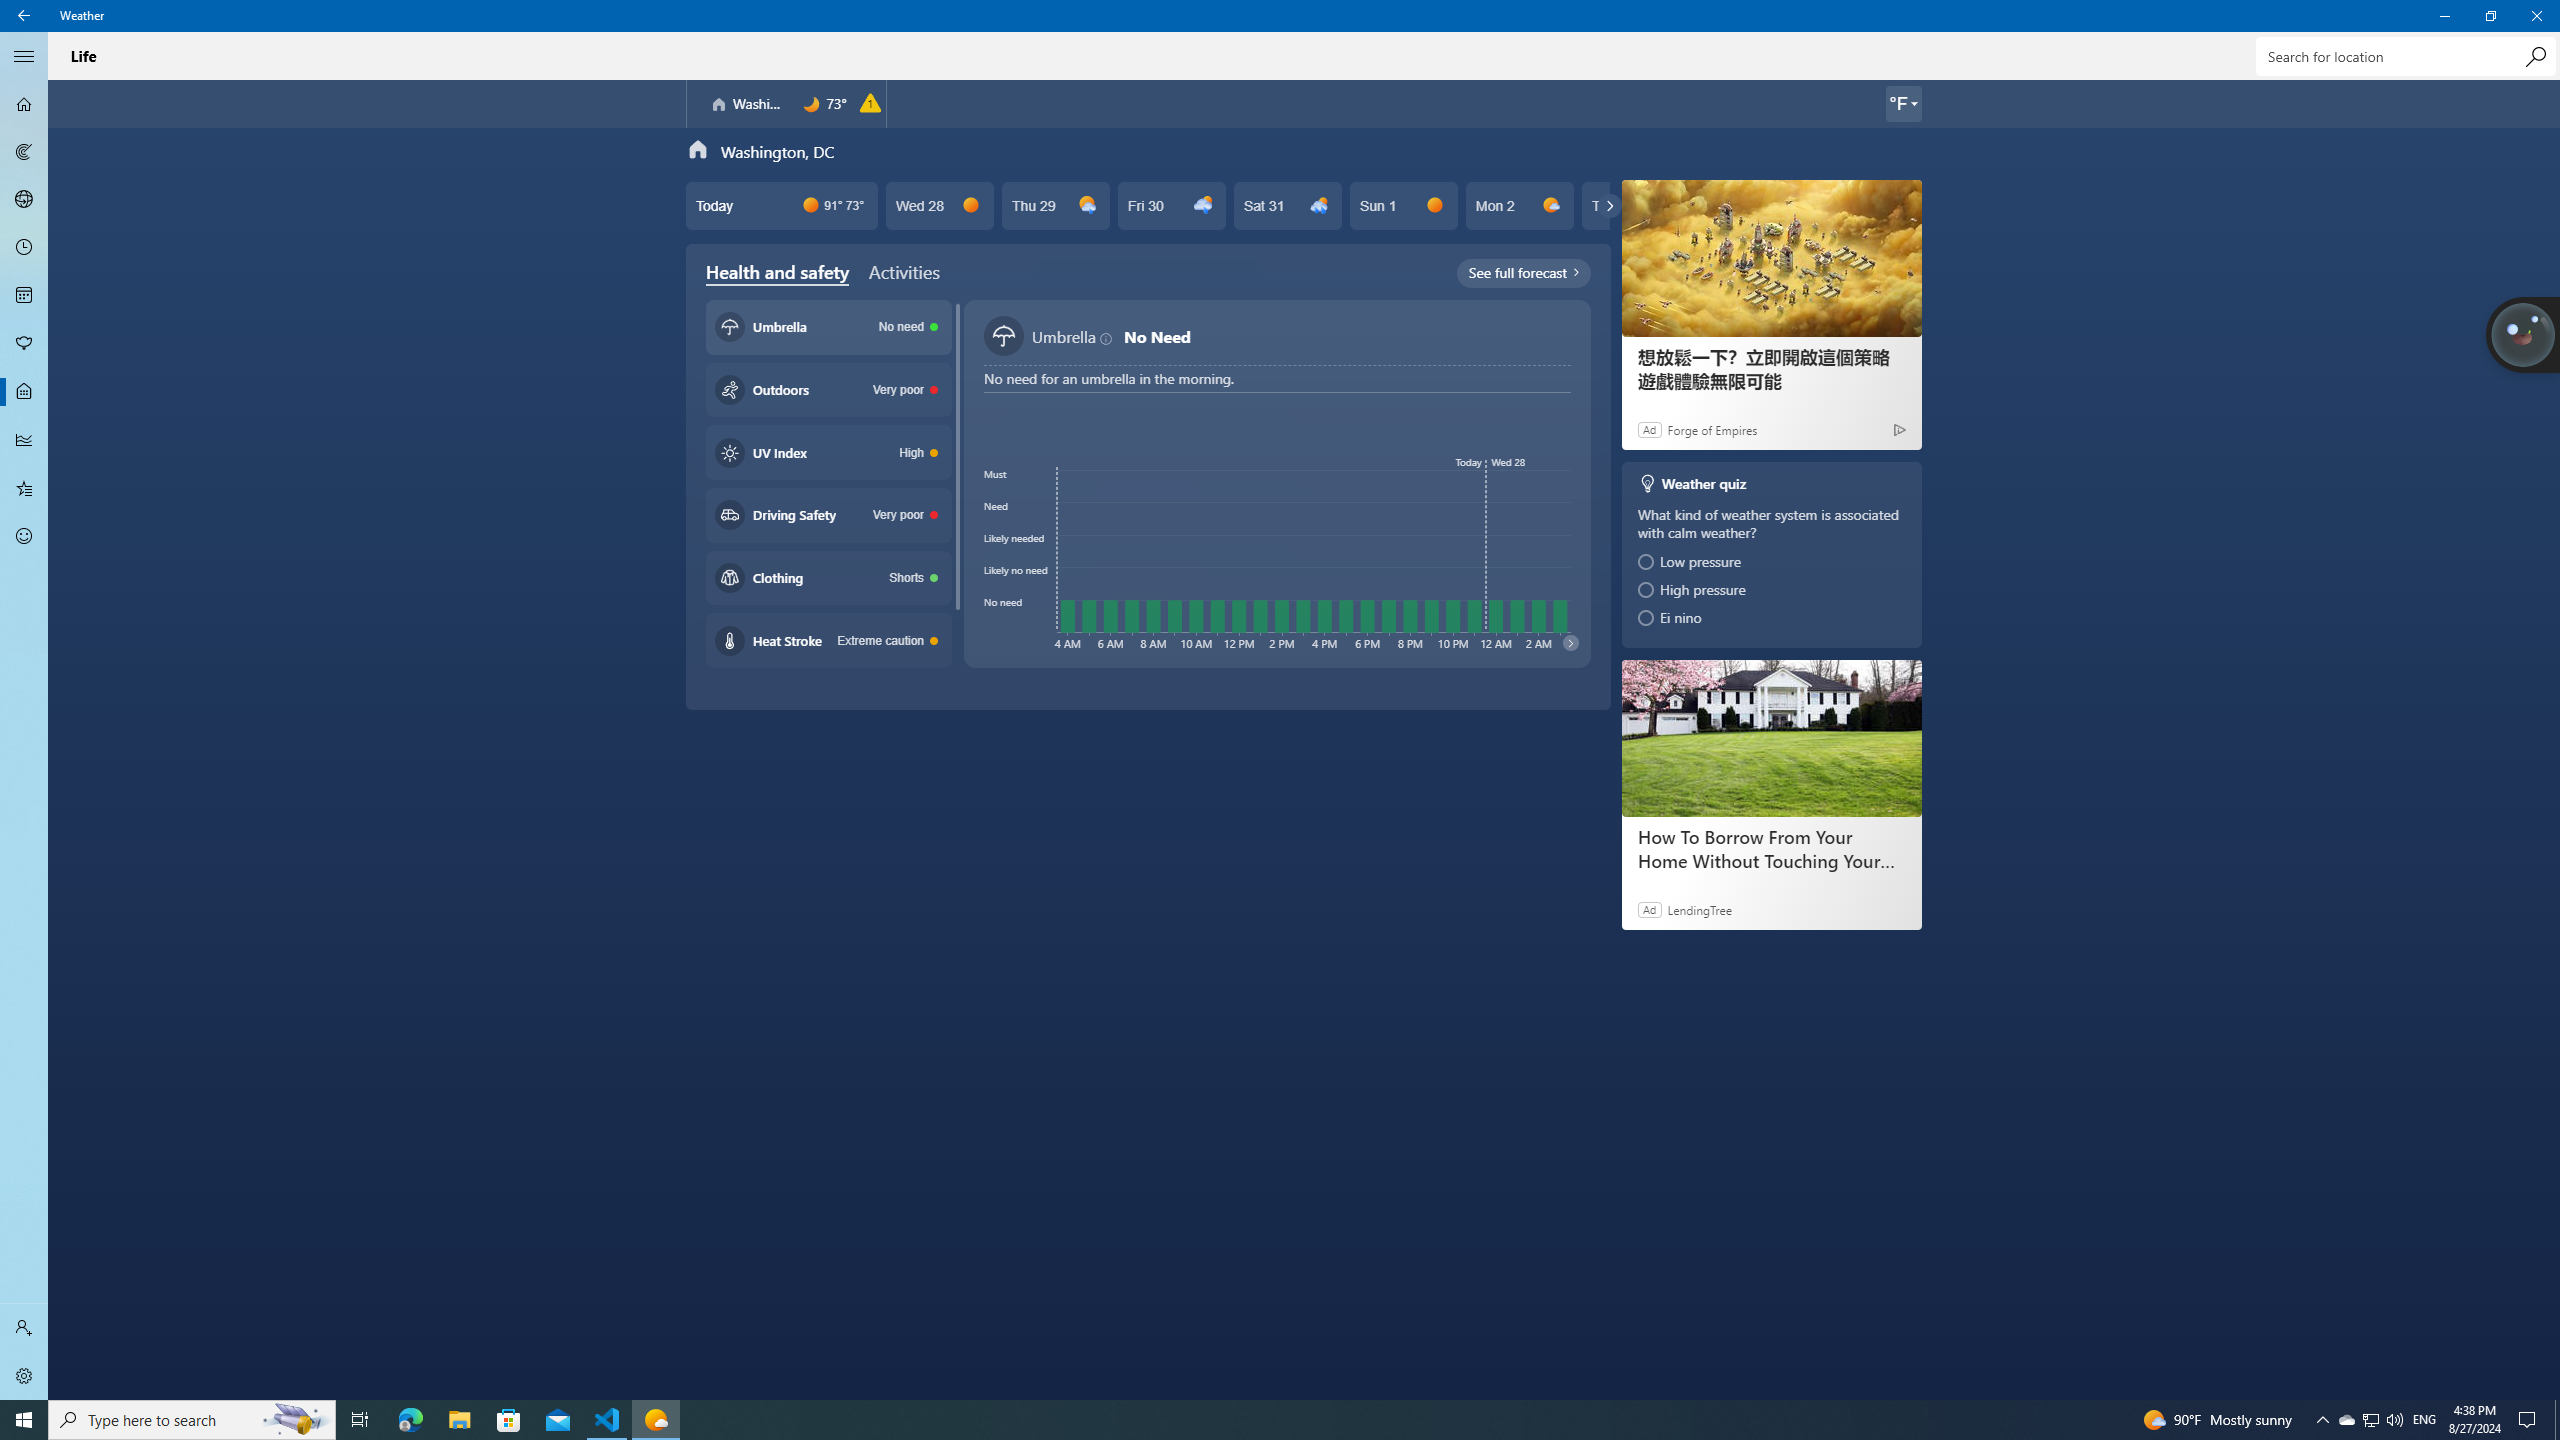 The width and height of the screenshot is (2560, 1440). What do you see at coordinates (24, 248) in the screenshot?
I see `'Hourly Forecast - Not Selected'` at bounding box center [24, 248].